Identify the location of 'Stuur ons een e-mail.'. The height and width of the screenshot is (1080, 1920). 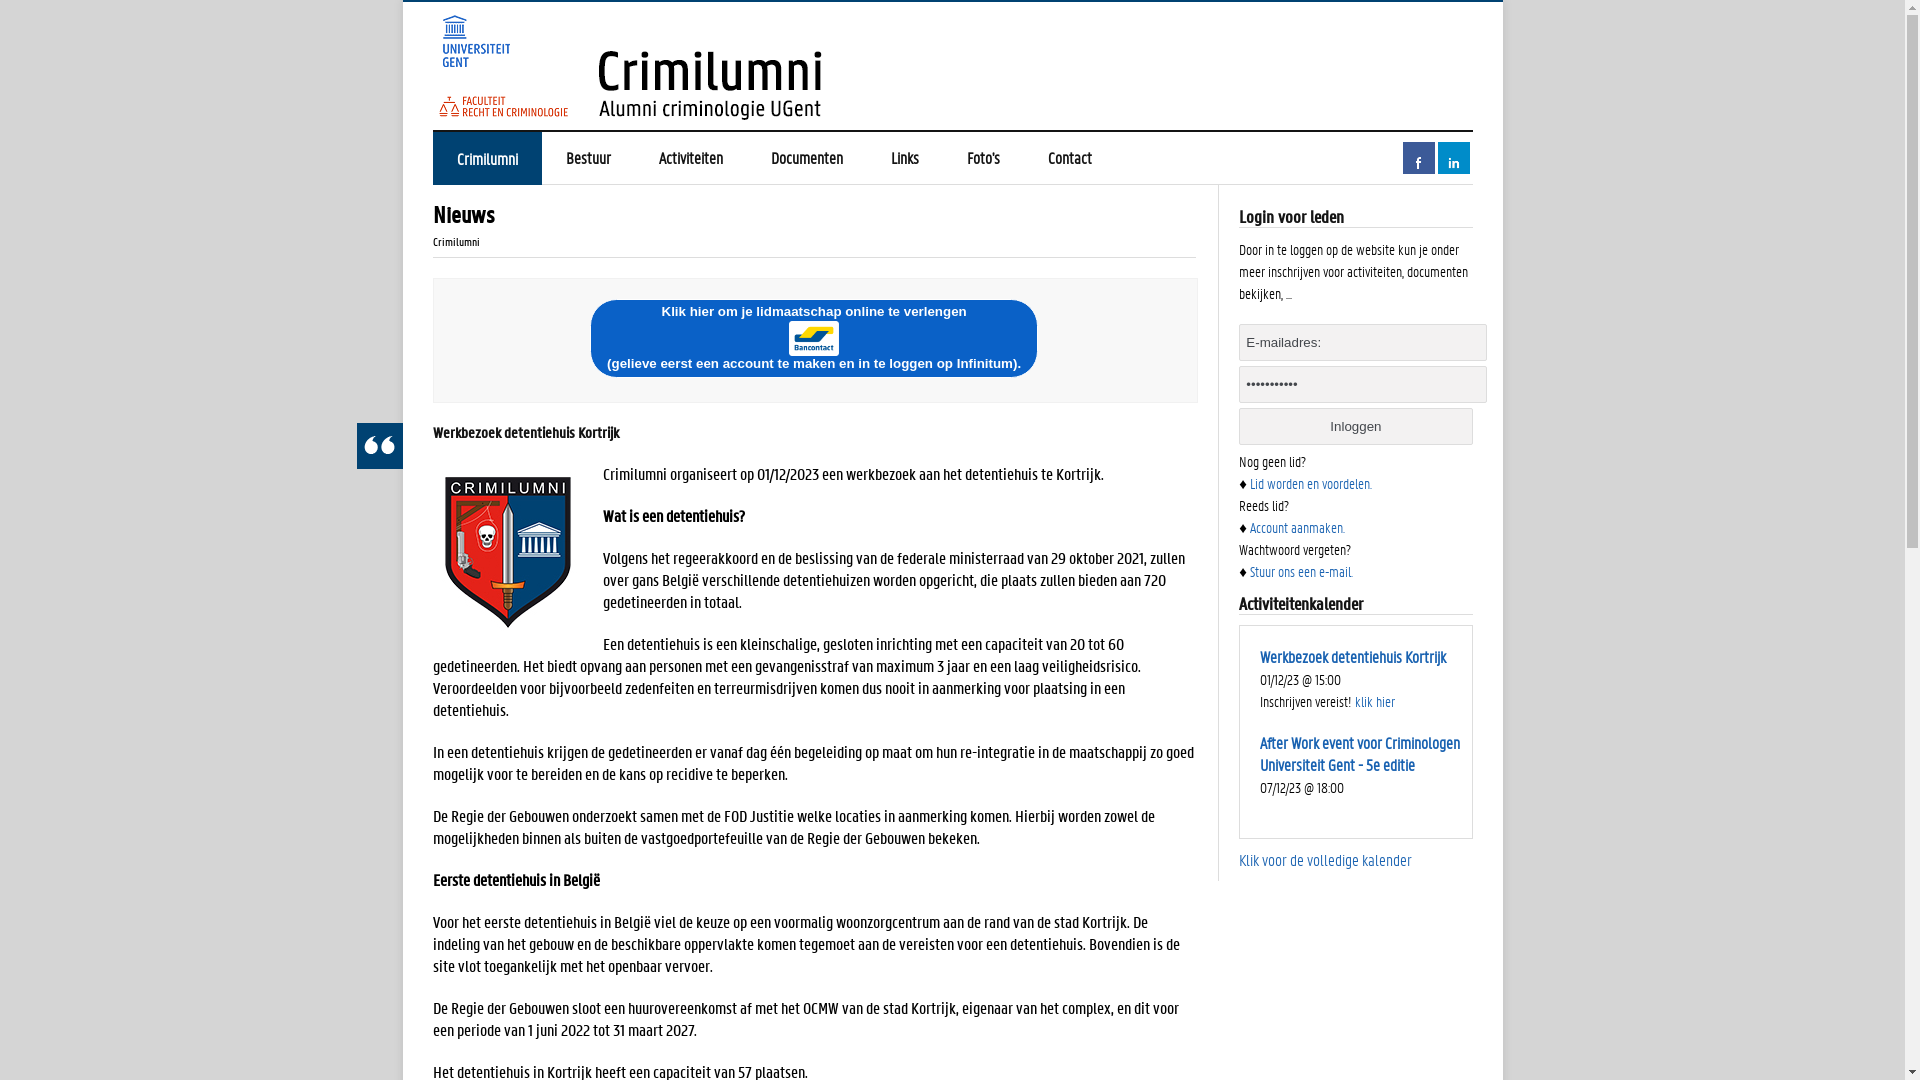
(1301, 570).